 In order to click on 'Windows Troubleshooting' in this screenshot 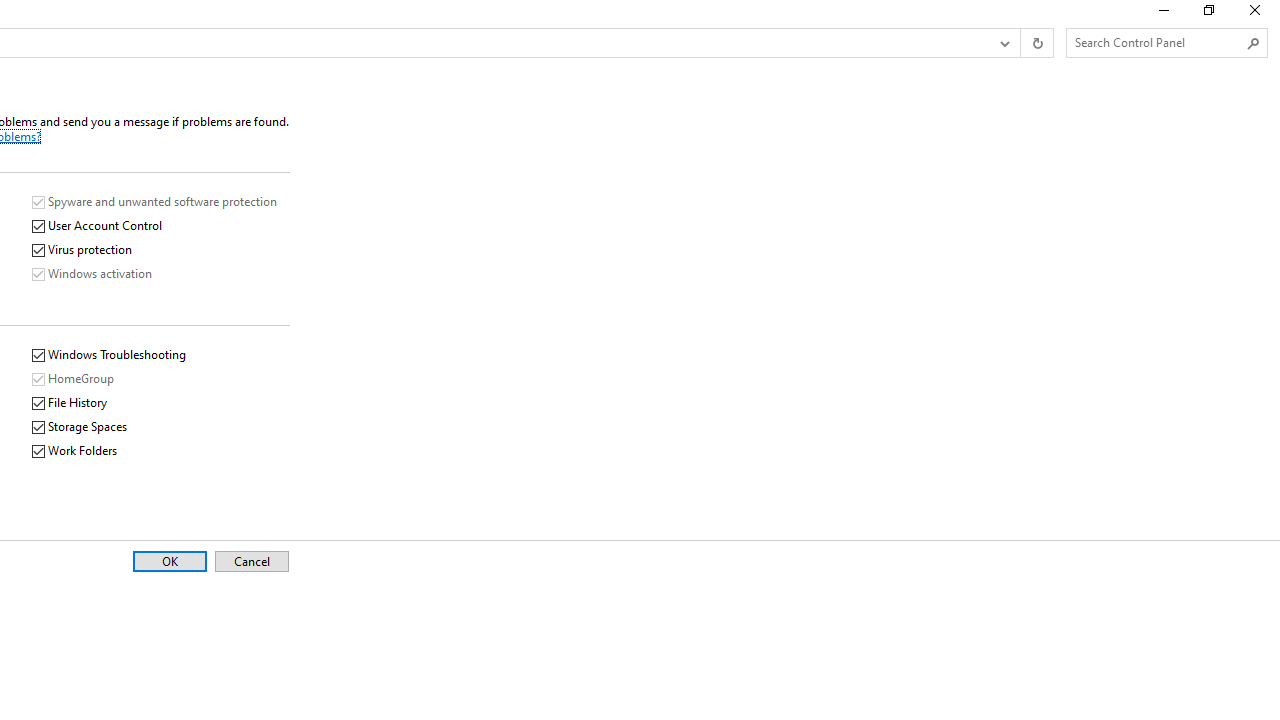, I will do `click(109, 354)`.